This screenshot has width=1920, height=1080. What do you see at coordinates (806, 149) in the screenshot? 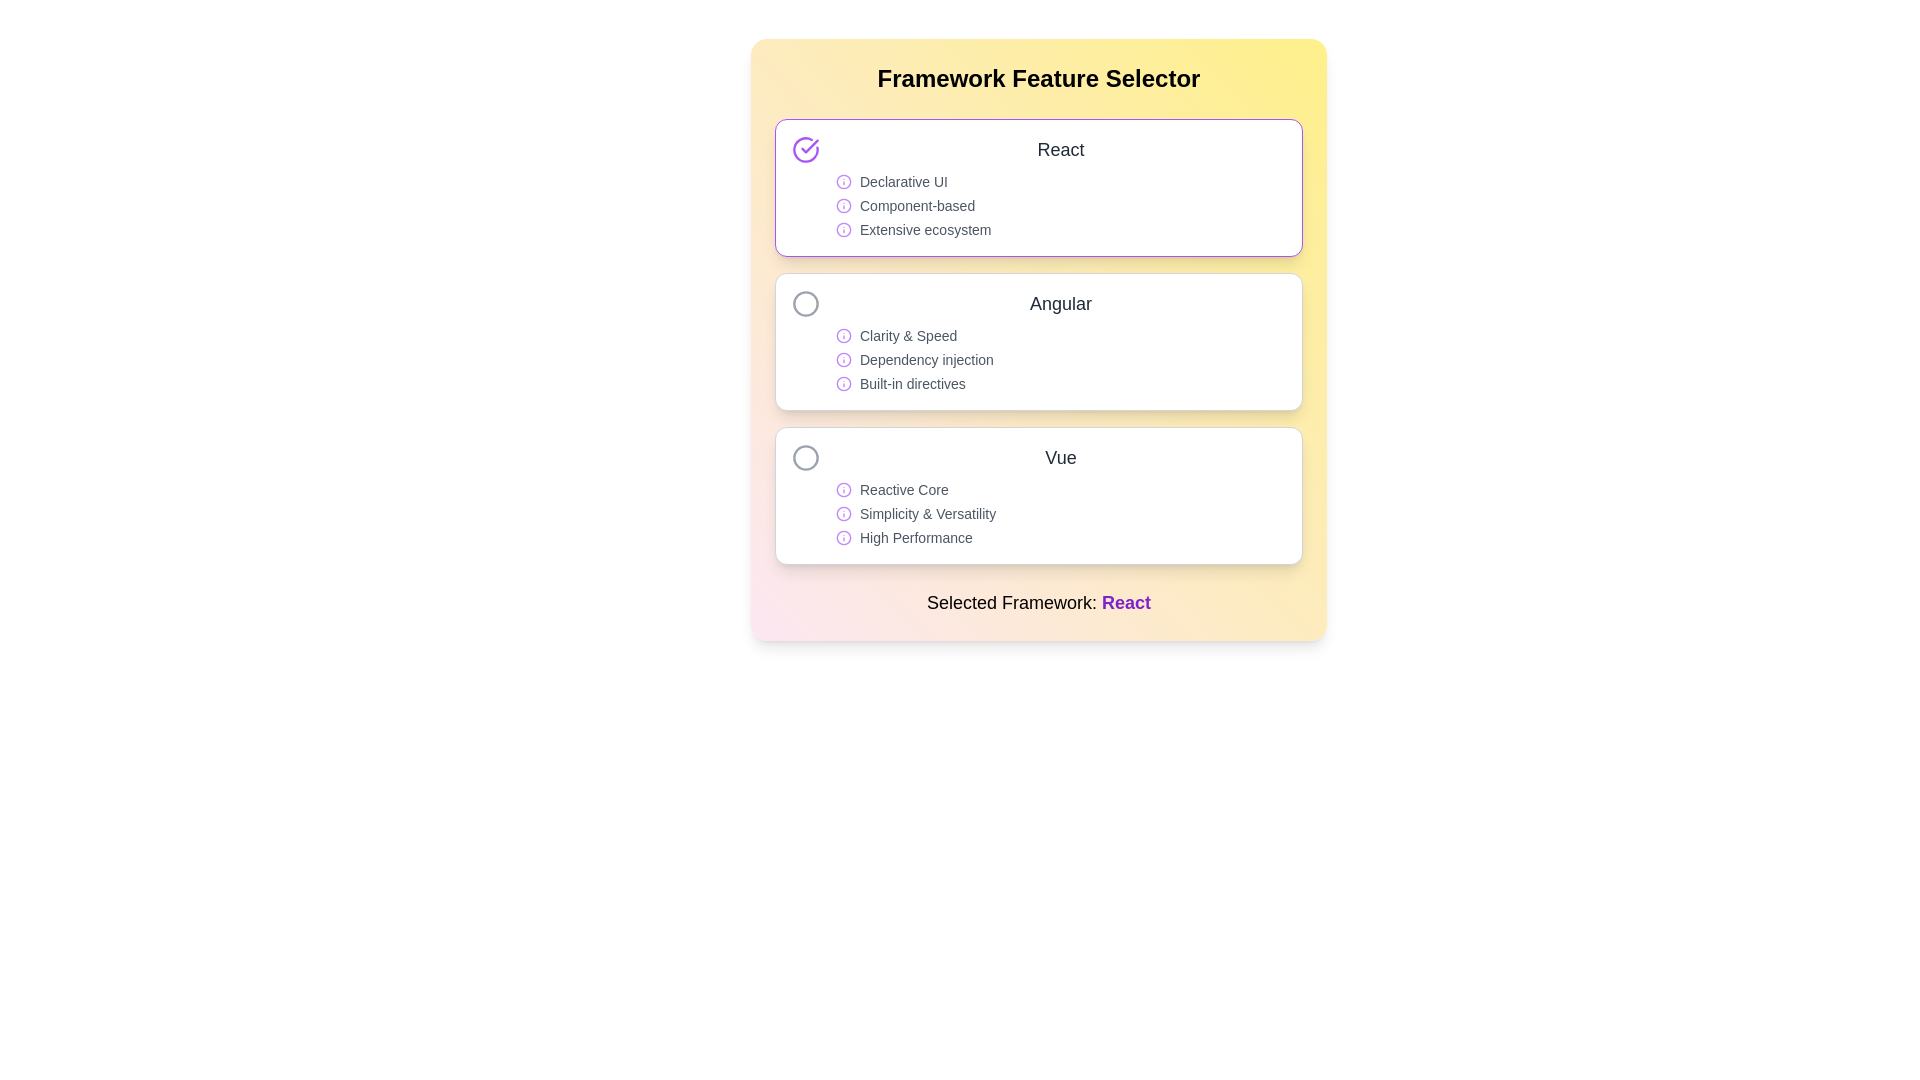
I see `the state of the SVG-based Icon that indicates selection or confirmation of the 'React' framework option, located in the top-left corner of the React section` at bounding box center [806, 149].